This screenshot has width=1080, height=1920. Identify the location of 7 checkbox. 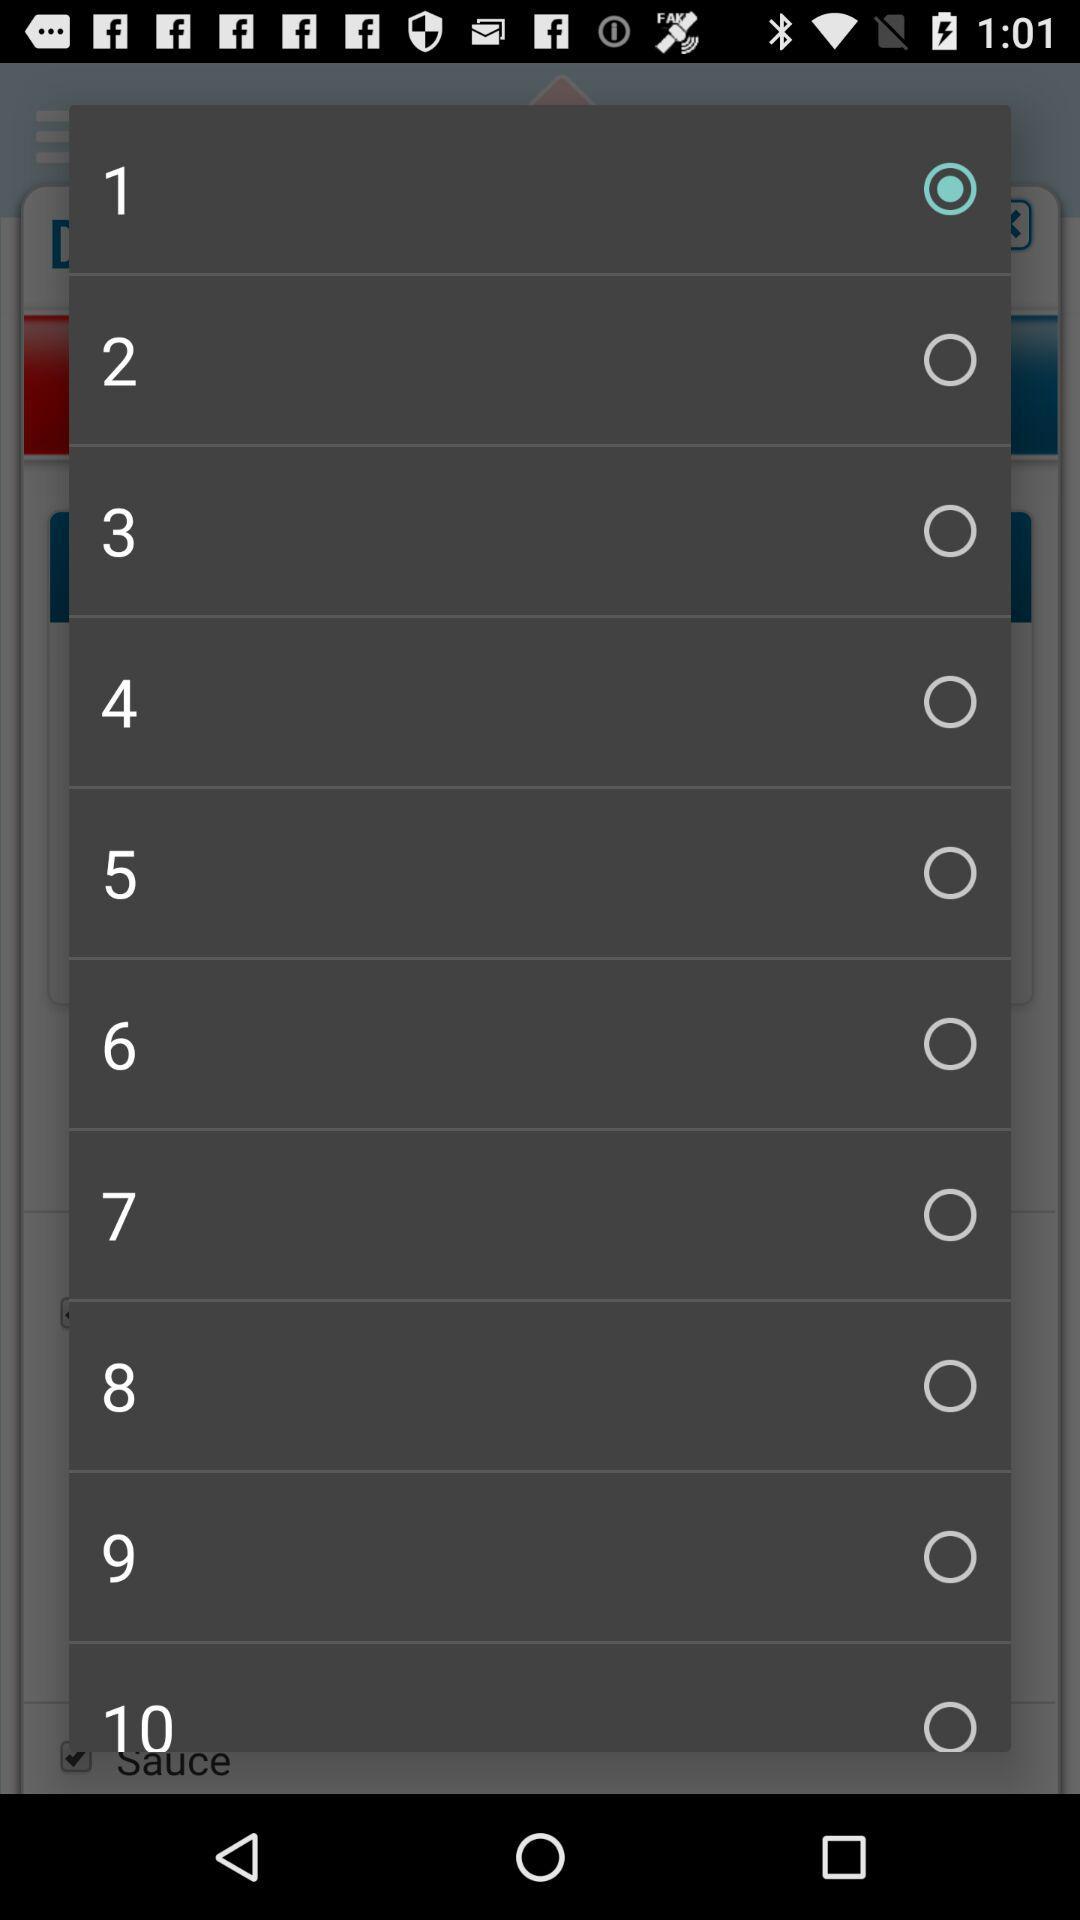
(540, 1213).